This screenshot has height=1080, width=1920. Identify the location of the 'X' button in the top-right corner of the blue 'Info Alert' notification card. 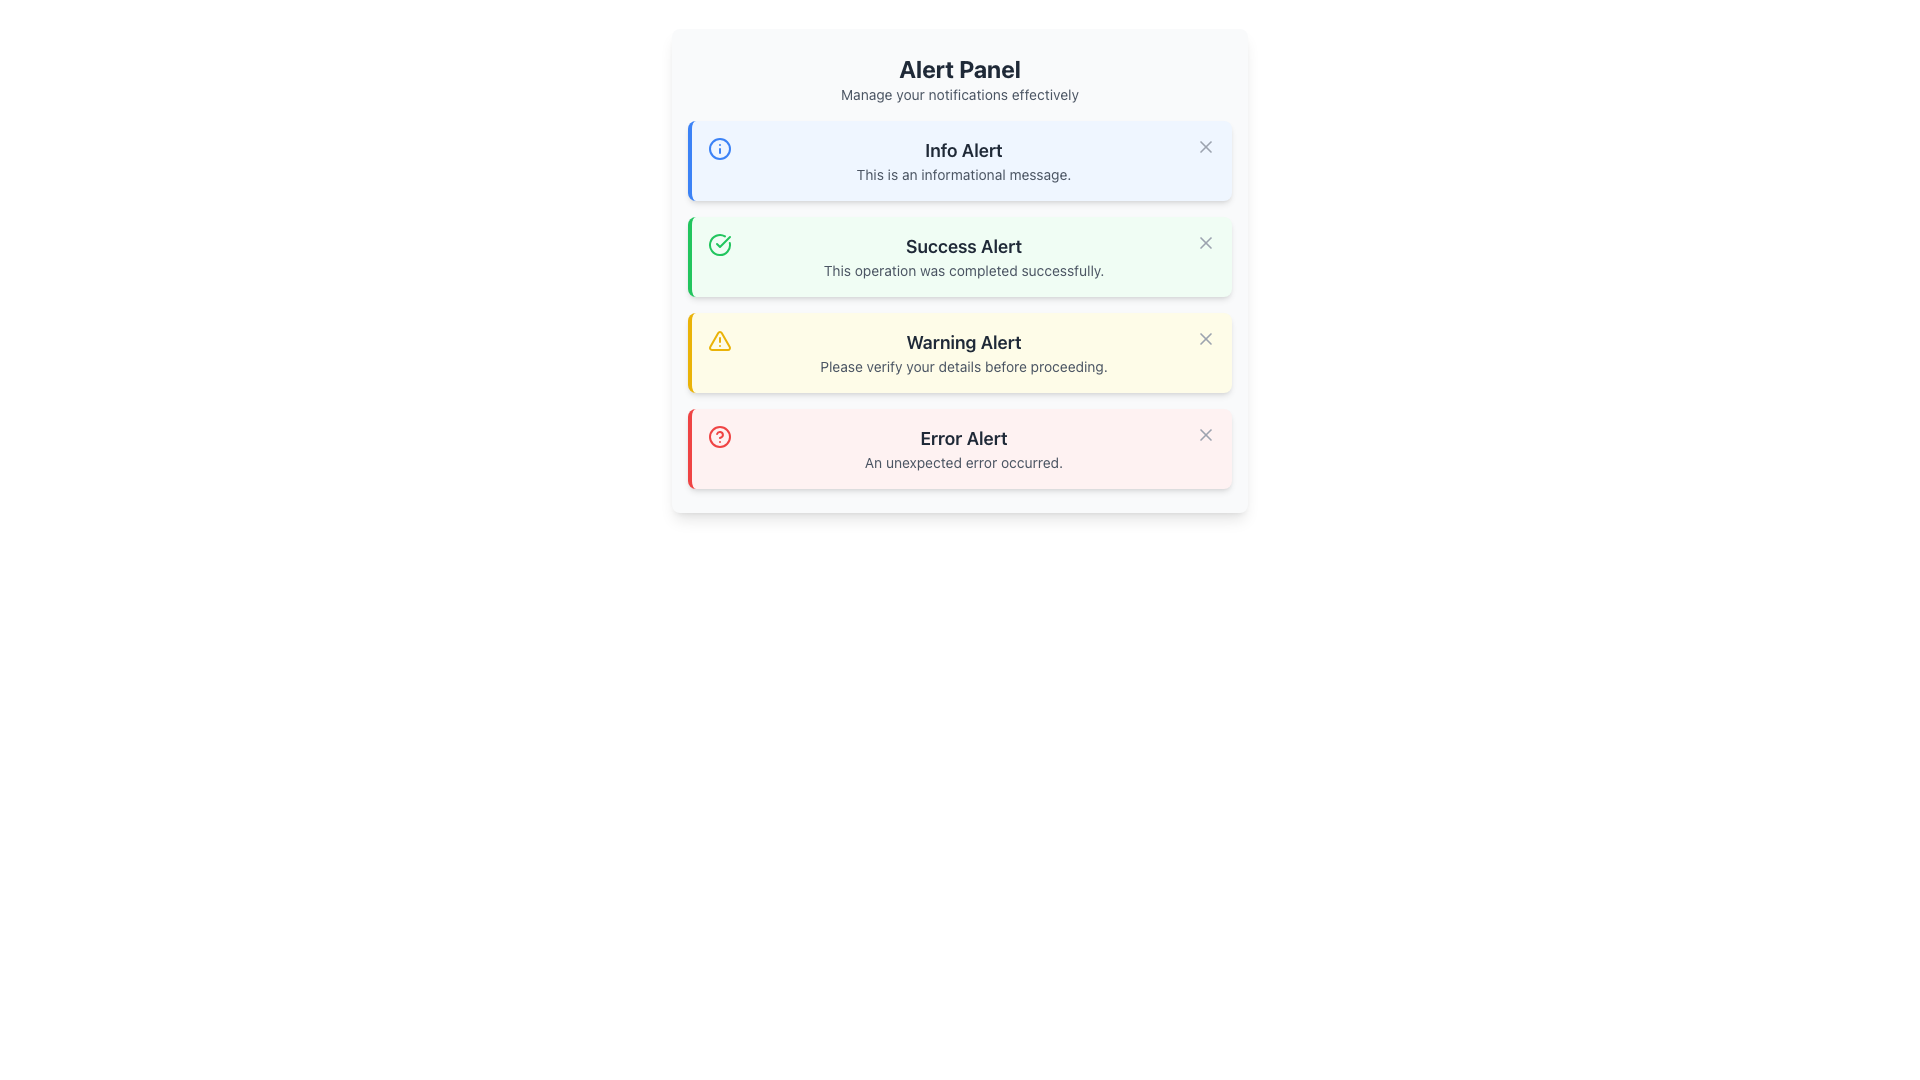
(1204, 145).